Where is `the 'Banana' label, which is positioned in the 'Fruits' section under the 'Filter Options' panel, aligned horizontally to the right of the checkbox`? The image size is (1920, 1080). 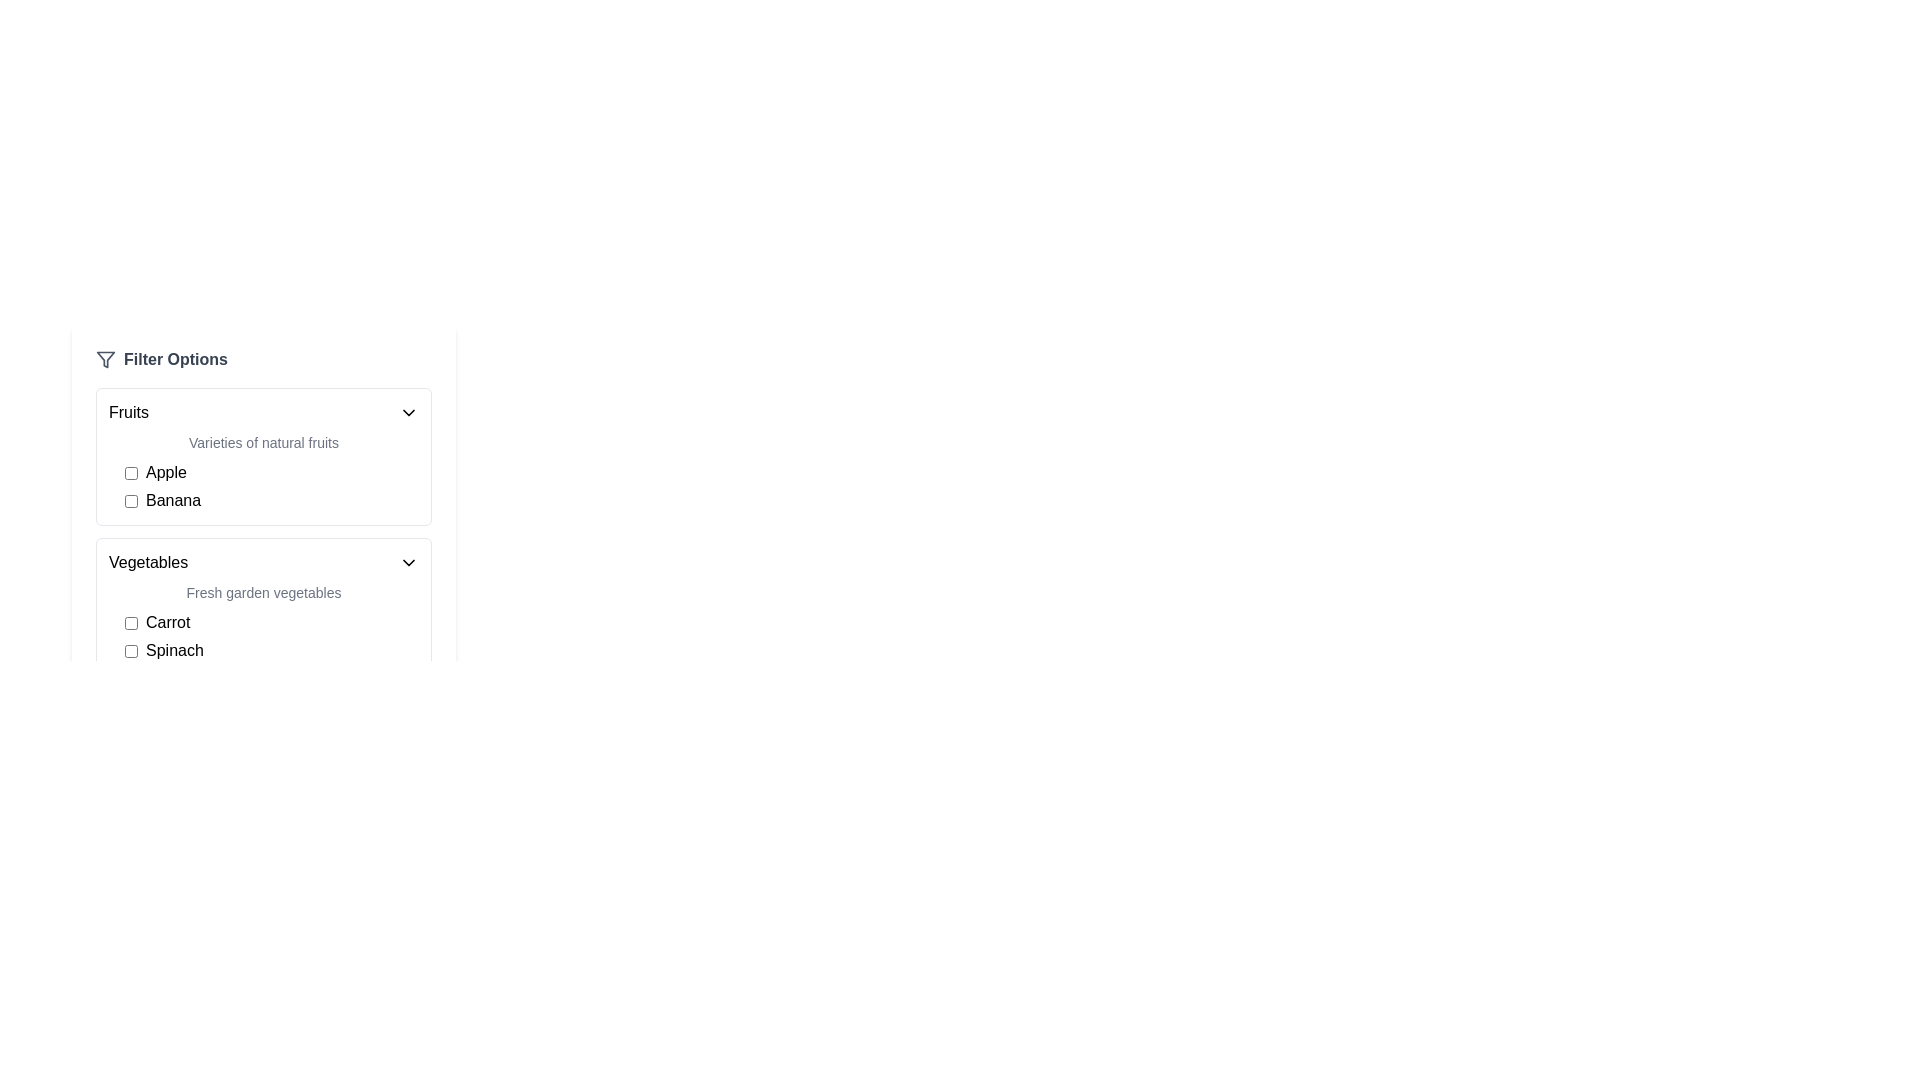 the 'Banana' label, which is positioned in the 'Fruits' section under the 'Filter Options' panel, aligned horizontally to the right of the checkbox is located at coordinates (173, 500).